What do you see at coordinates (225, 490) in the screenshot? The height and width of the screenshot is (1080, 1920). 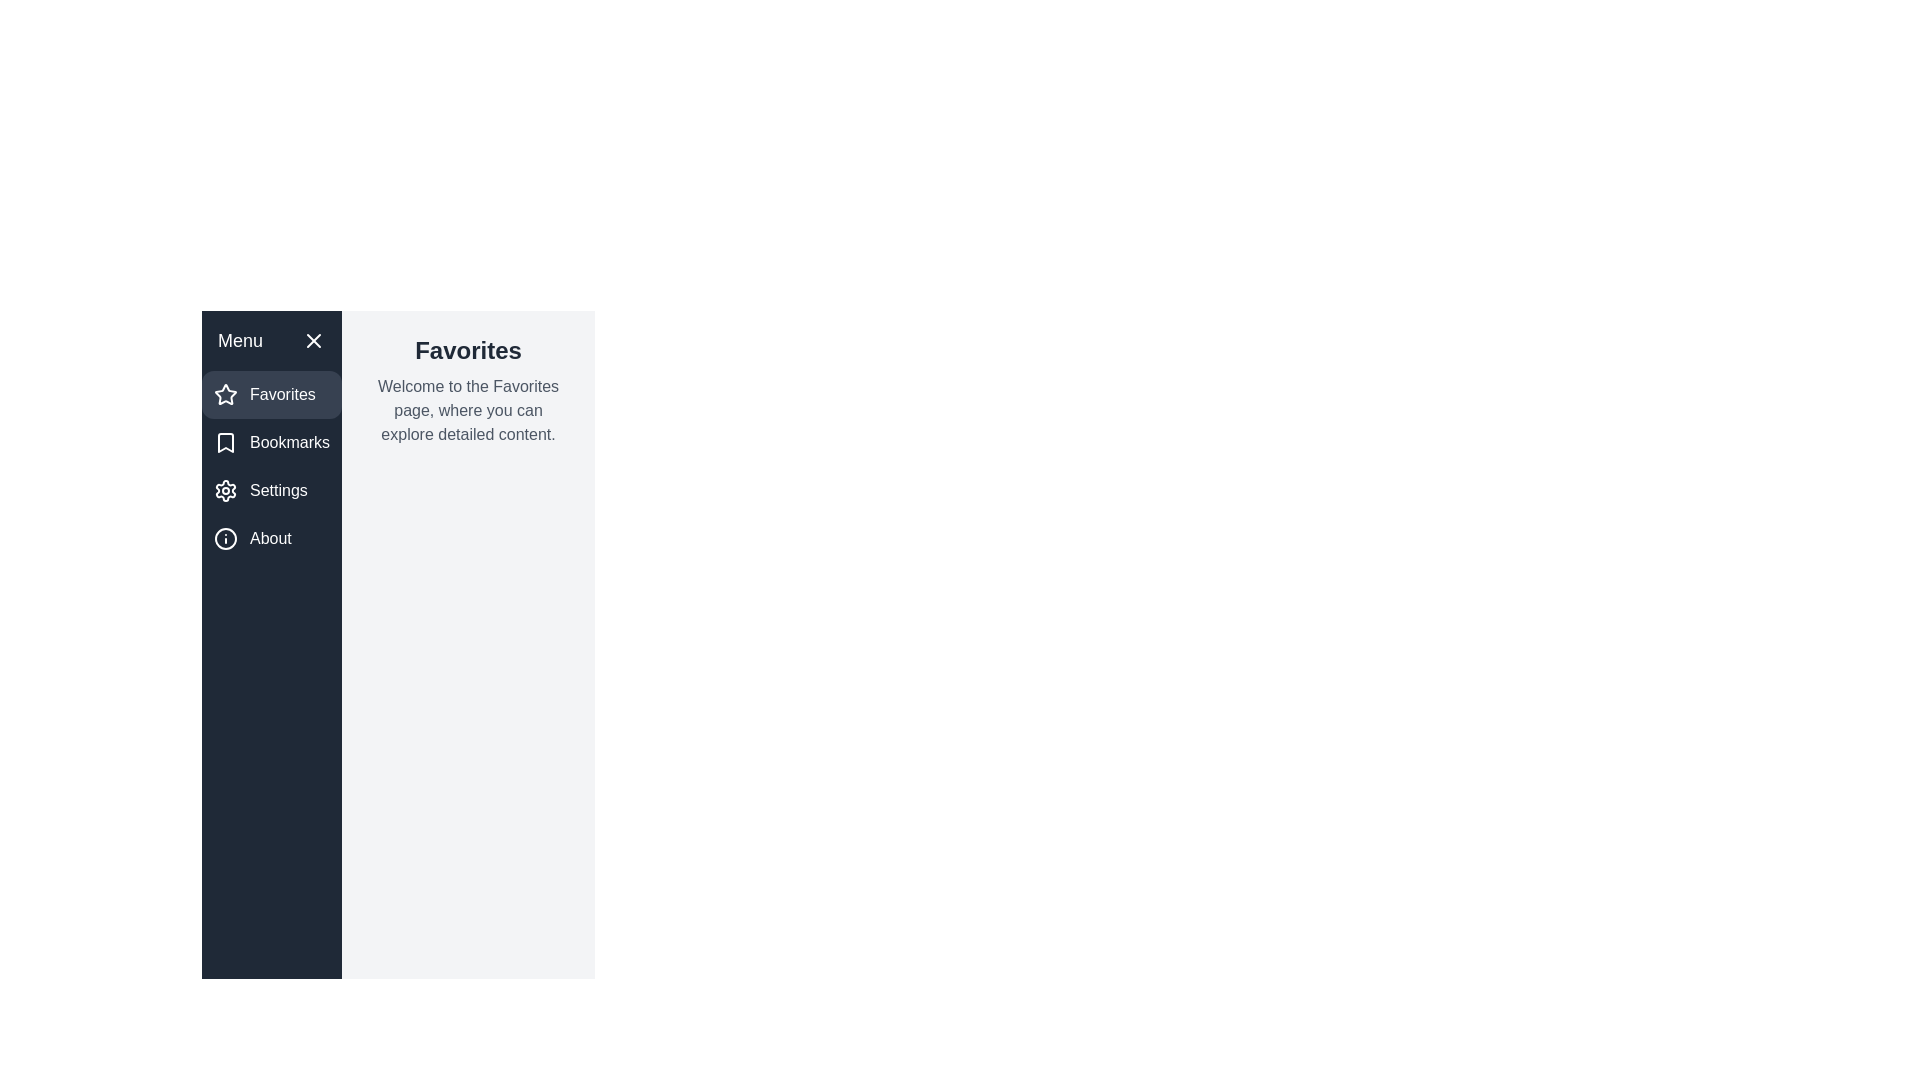 I see `on the gear settings icon, which is the third item in the vertical navigation menu, located below the 'Bookmarks' icon and above the 'About' icon` at bounding box center [225, 490].